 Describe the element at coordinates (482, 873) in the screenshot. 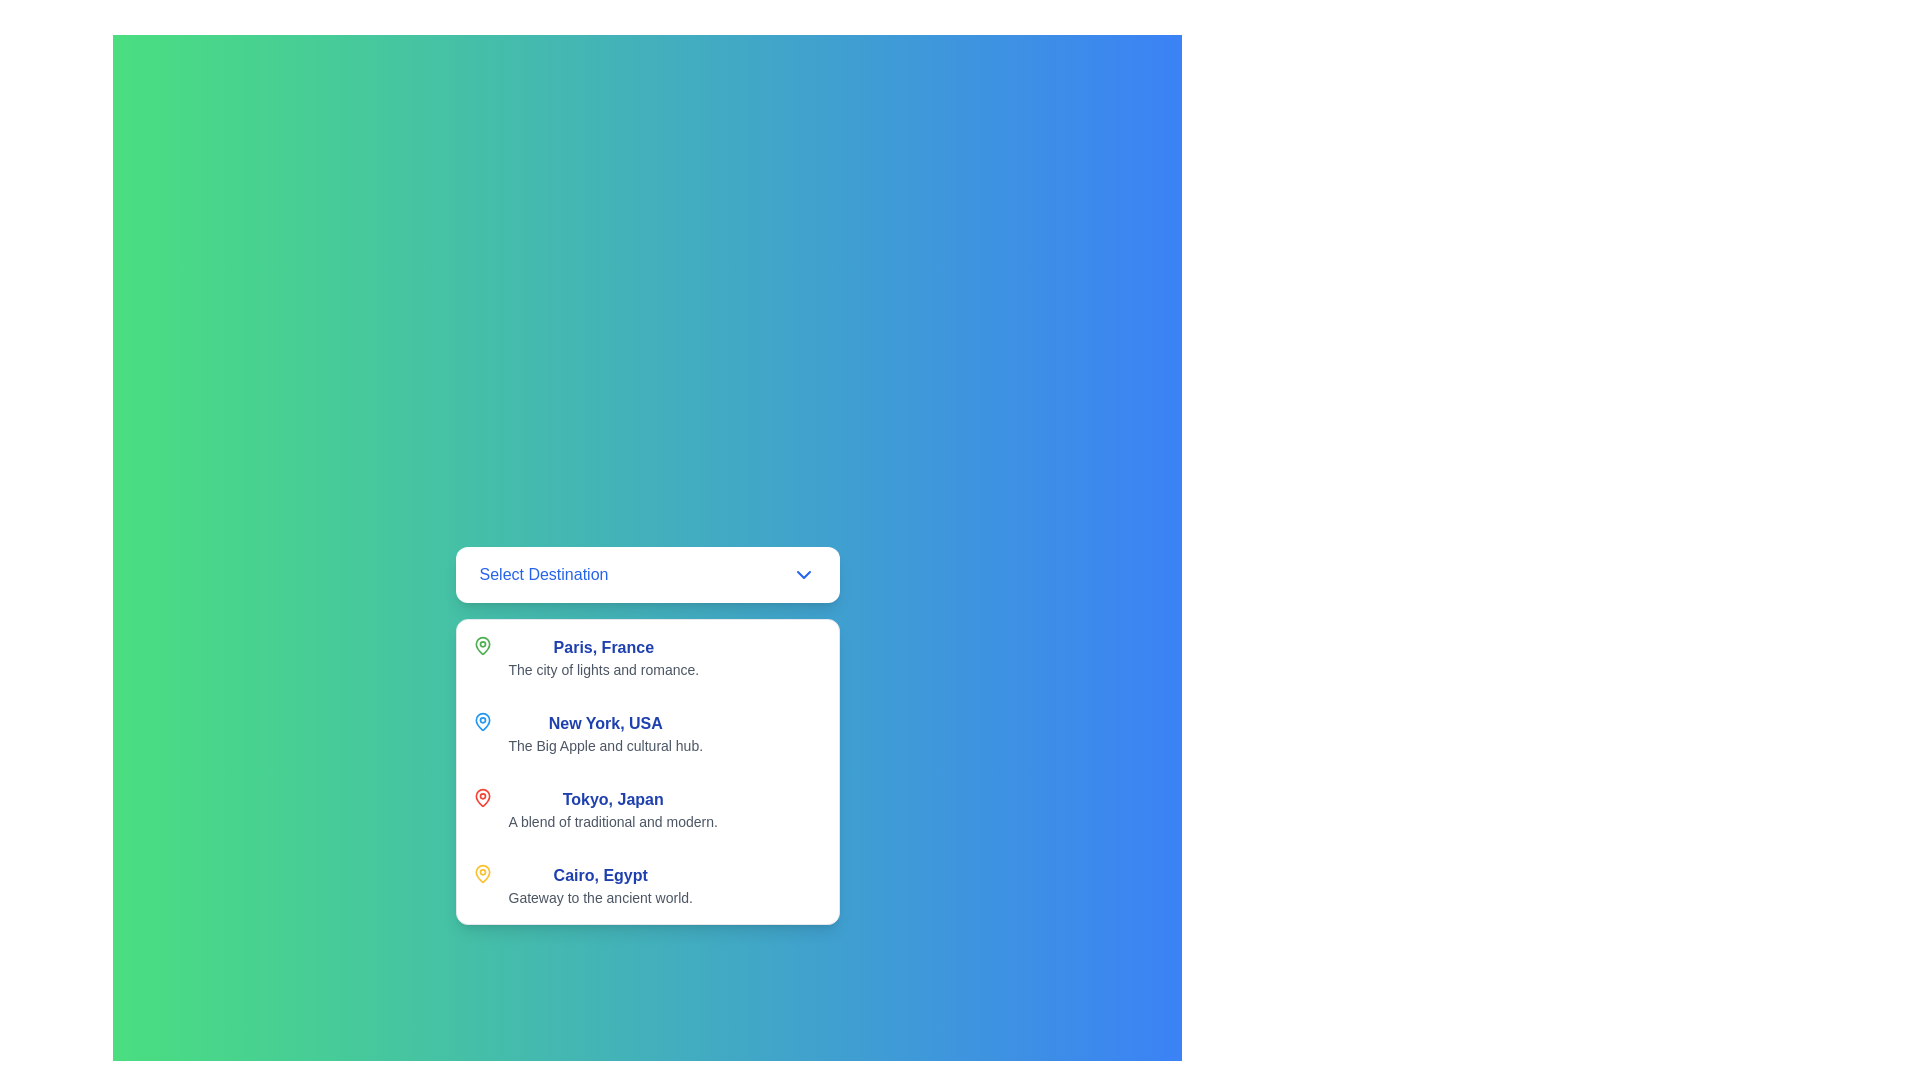

I see `the icon that identifies the 'Cairo, Egypt' destination option for accessibility purposes` at that location.